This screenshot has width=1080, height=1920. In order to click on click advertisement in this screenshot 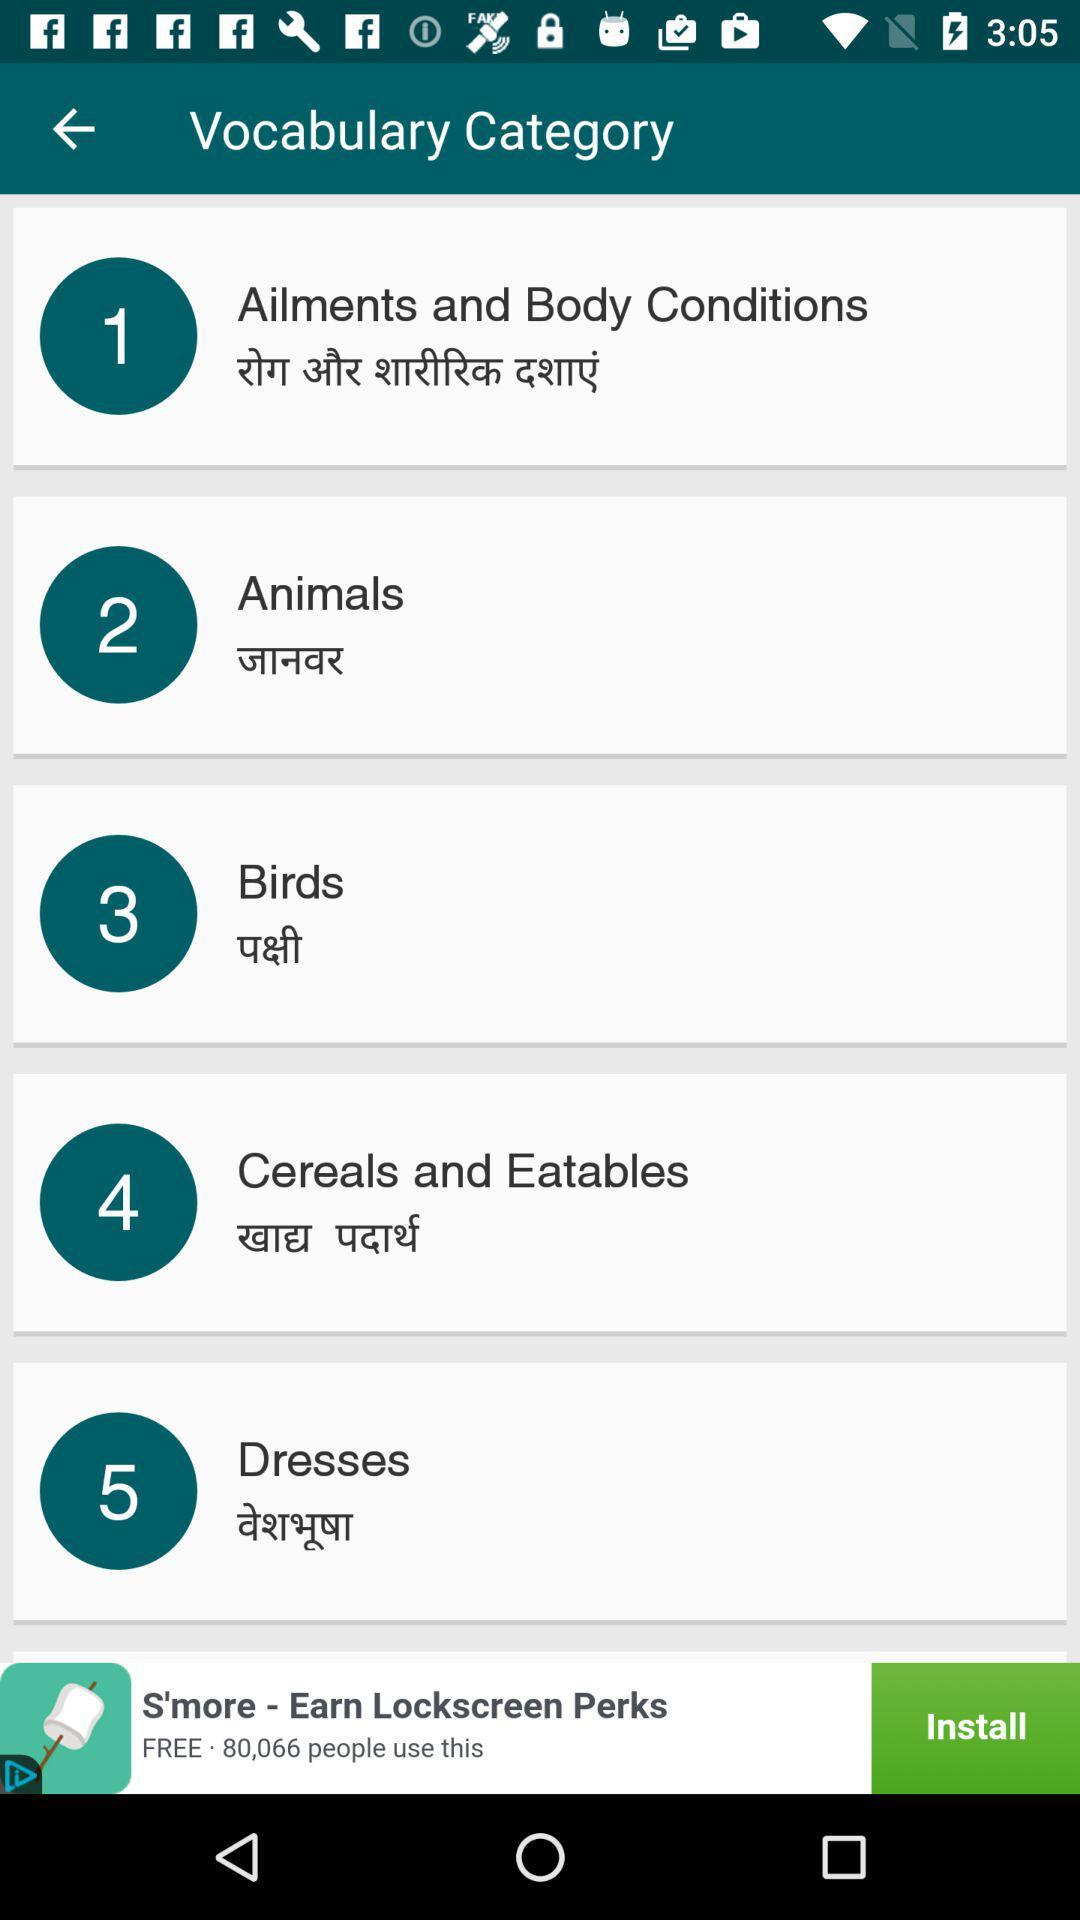, I will do `click(540, 1727)`.